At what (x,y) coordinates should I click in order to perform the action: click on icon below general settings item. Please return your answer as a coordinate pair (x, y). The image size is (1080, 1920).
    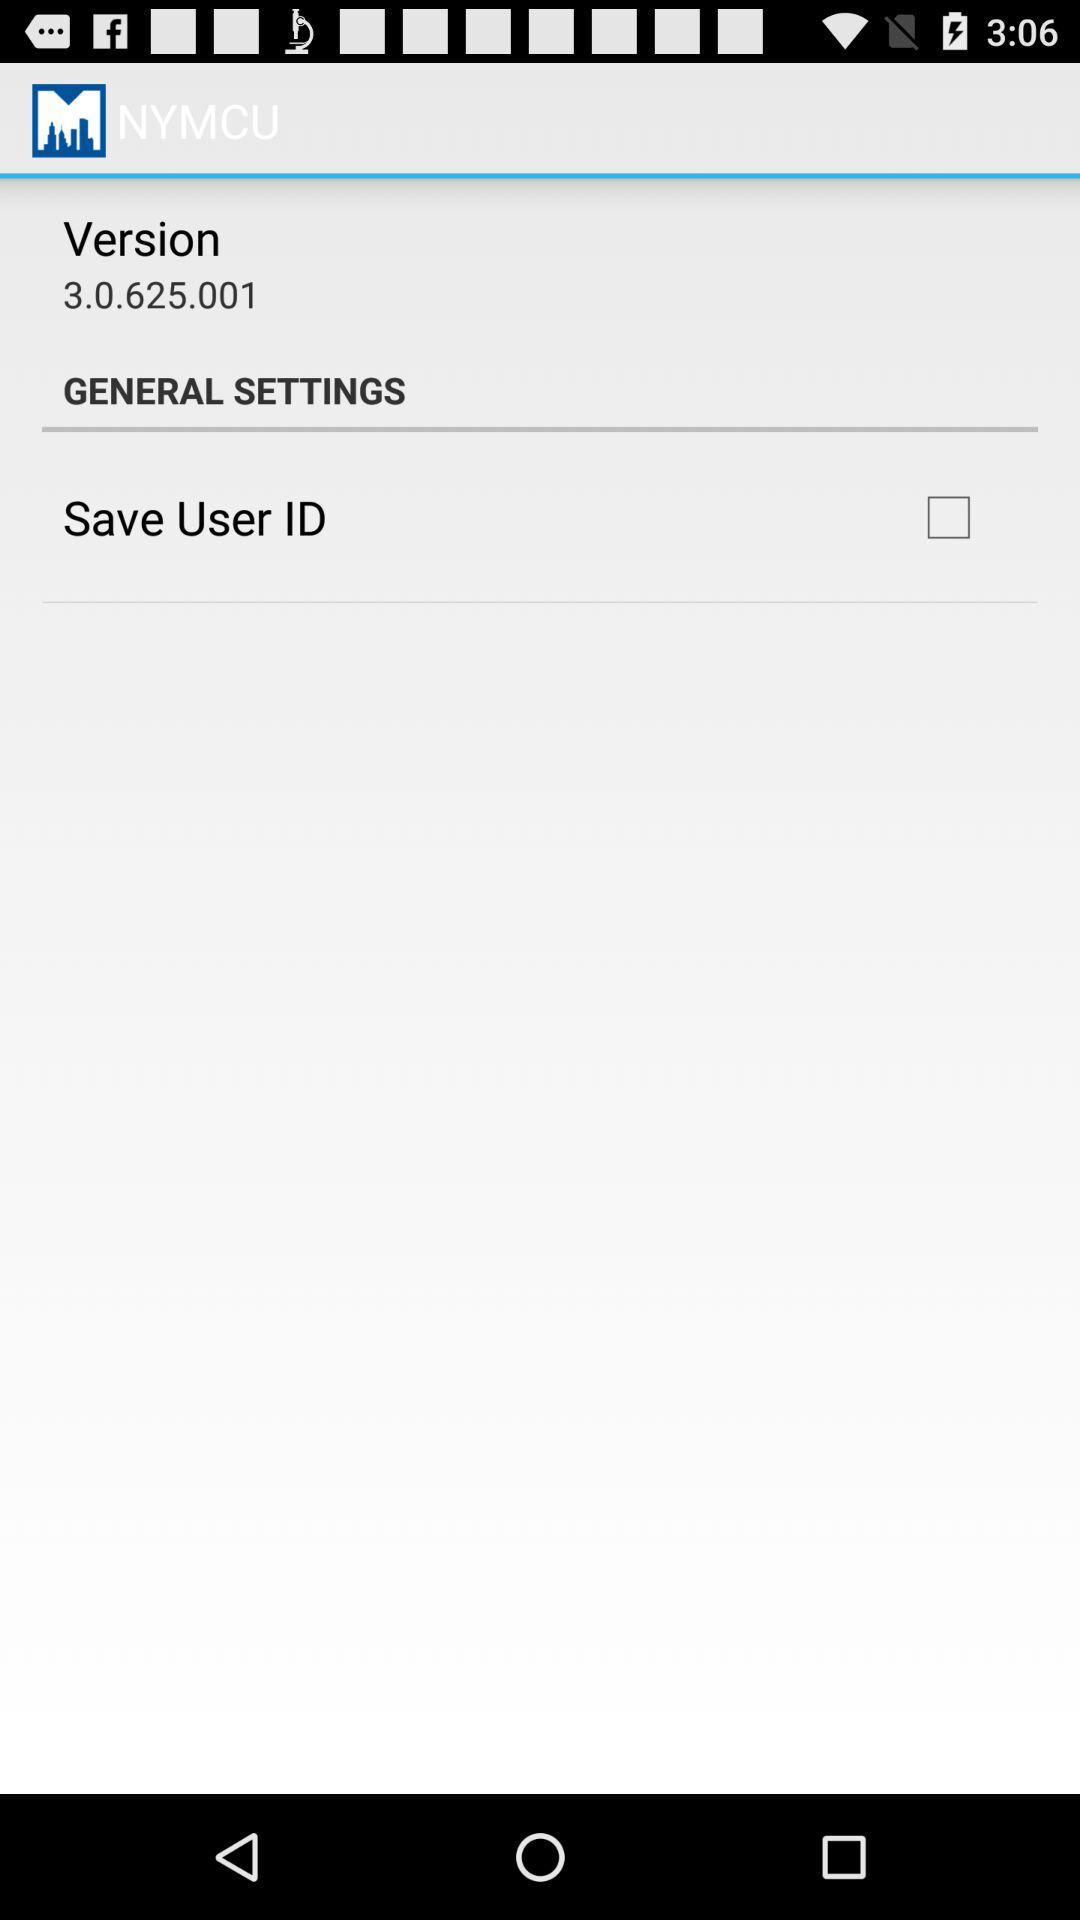
    Looking at the image, I should click on (195, 517).